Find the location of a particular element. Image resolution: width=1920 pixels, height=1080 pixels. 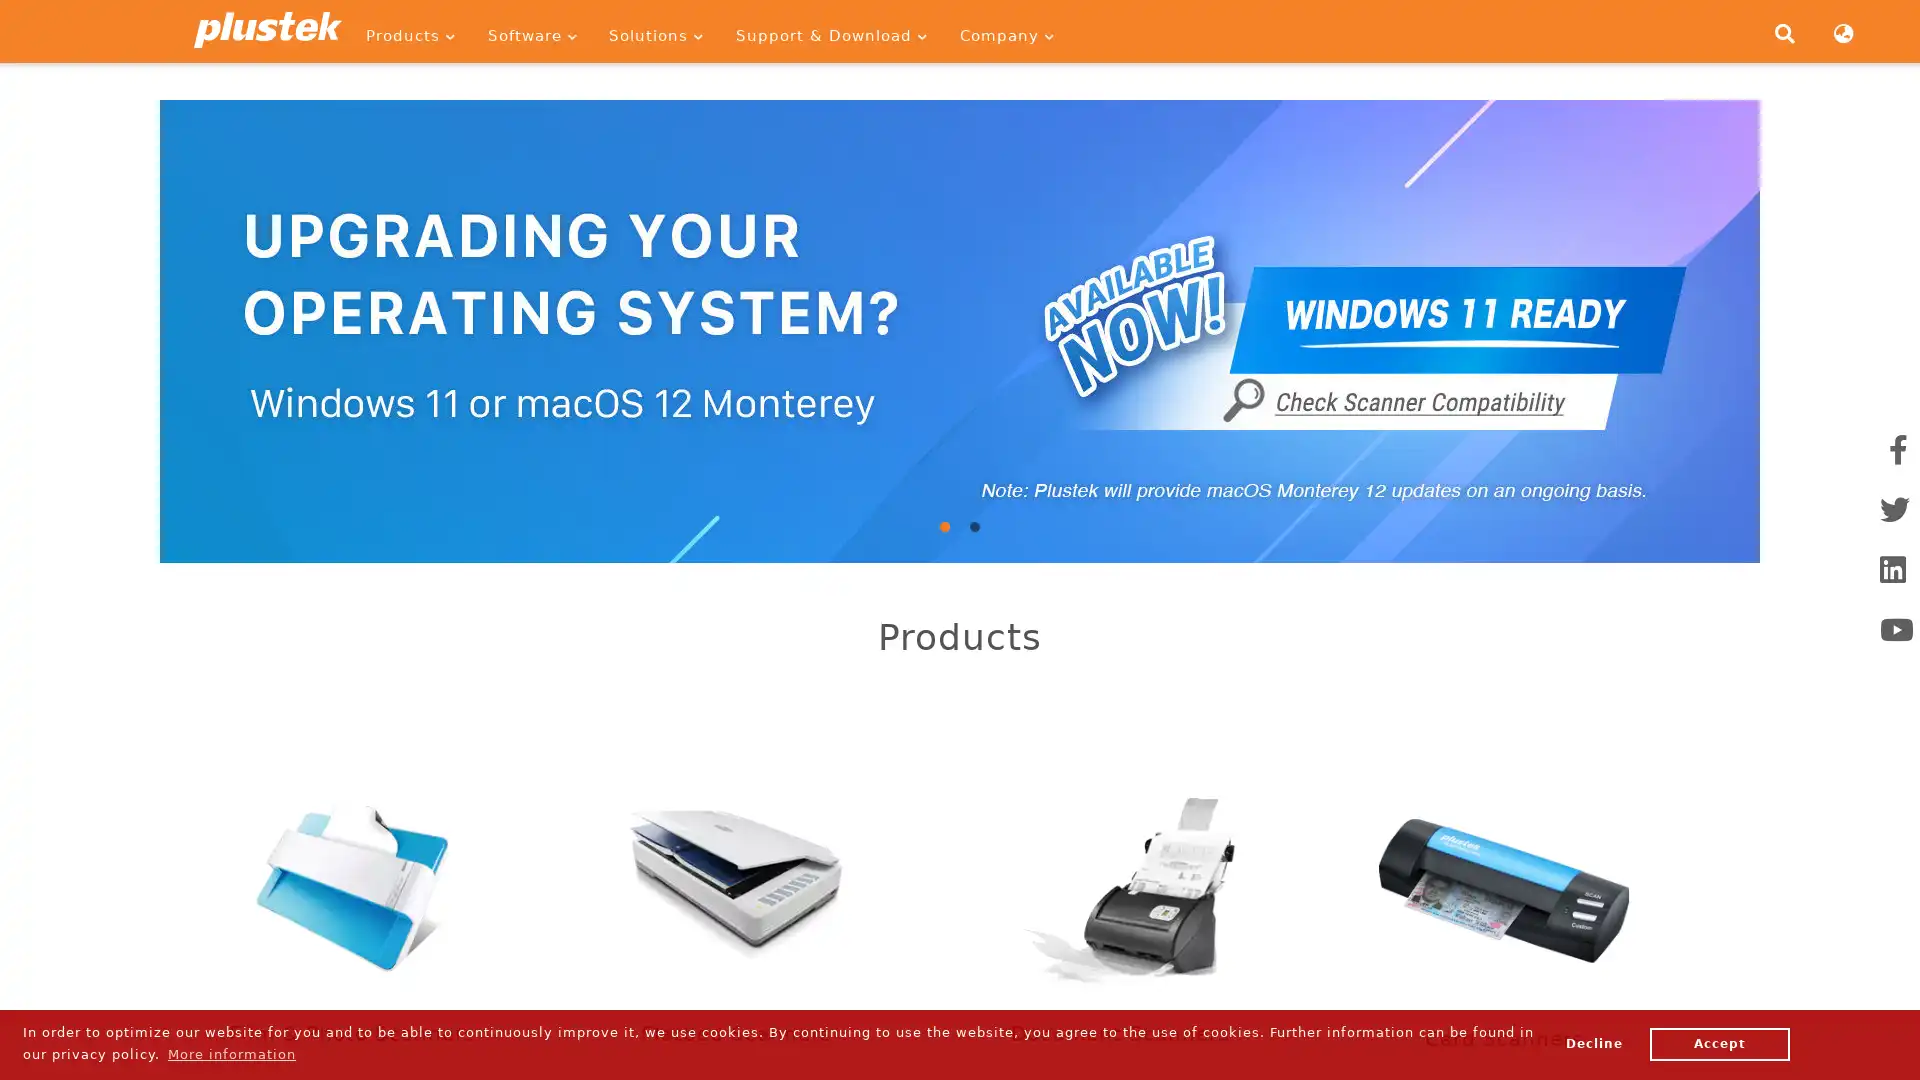

deny cookies is located at coordinates (1592, 1043).